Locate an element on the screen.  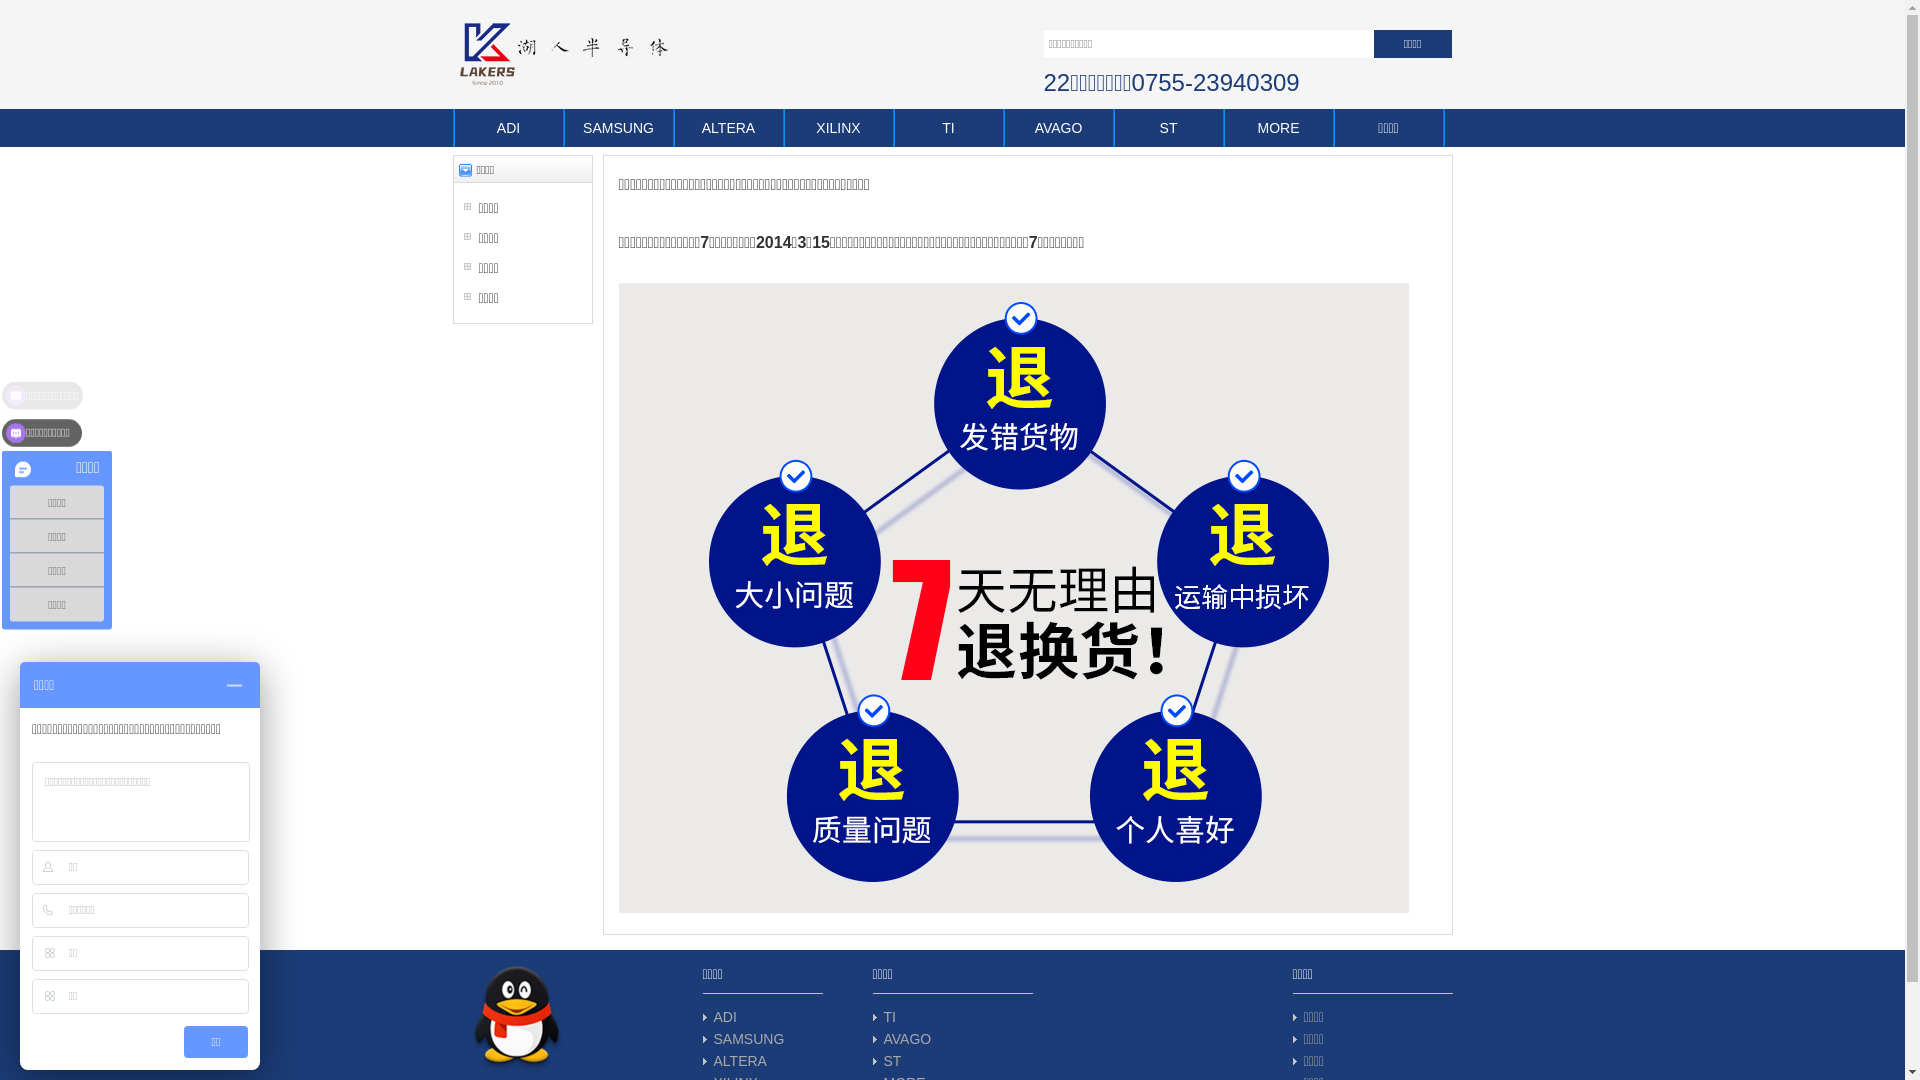
'TI' is located at coordinates (888, 1017).